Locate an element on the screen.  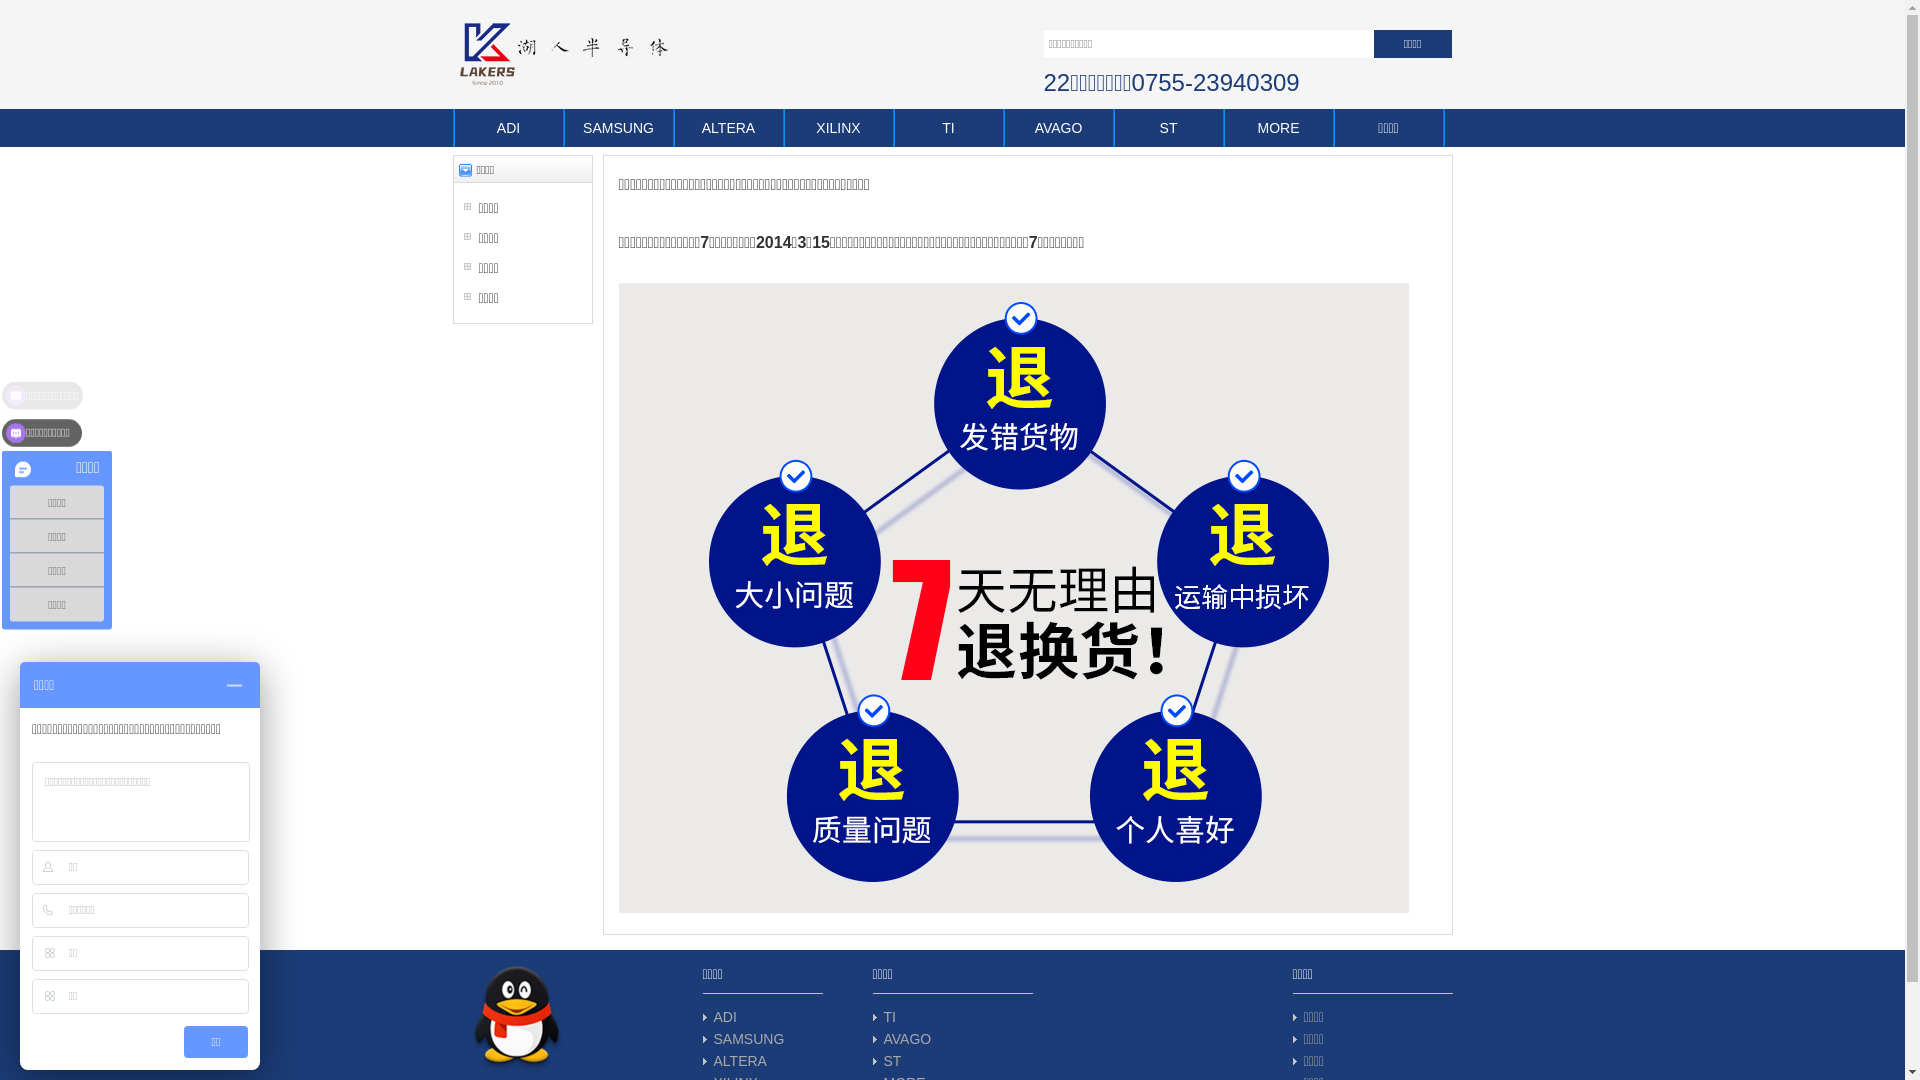
'TI' is located at coordinates (888, 1017).